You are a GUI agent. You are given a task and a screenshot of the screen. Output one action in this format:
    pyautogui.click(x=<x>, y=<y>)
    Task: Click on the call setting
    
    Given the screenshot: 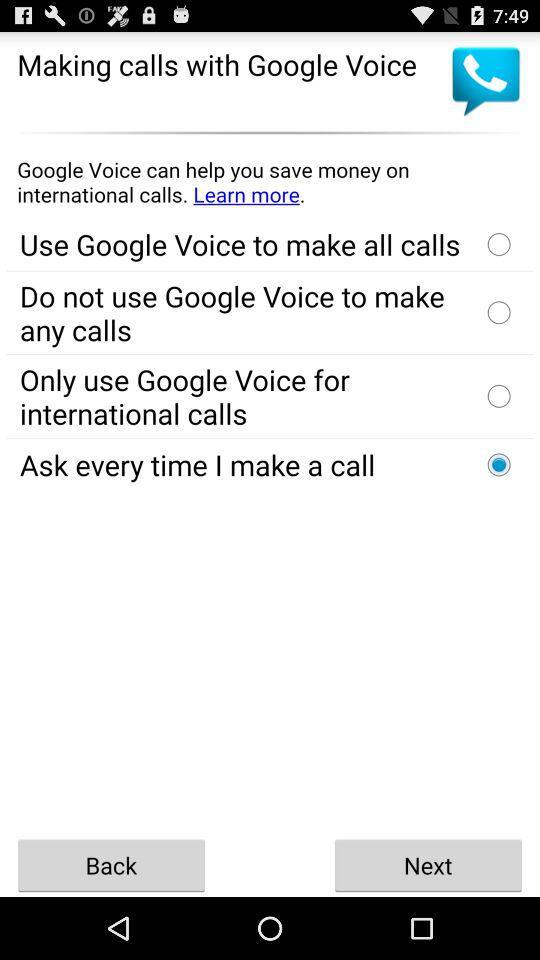 What is the action you would take?
    pyautogui.click(x=498, y=464)
    